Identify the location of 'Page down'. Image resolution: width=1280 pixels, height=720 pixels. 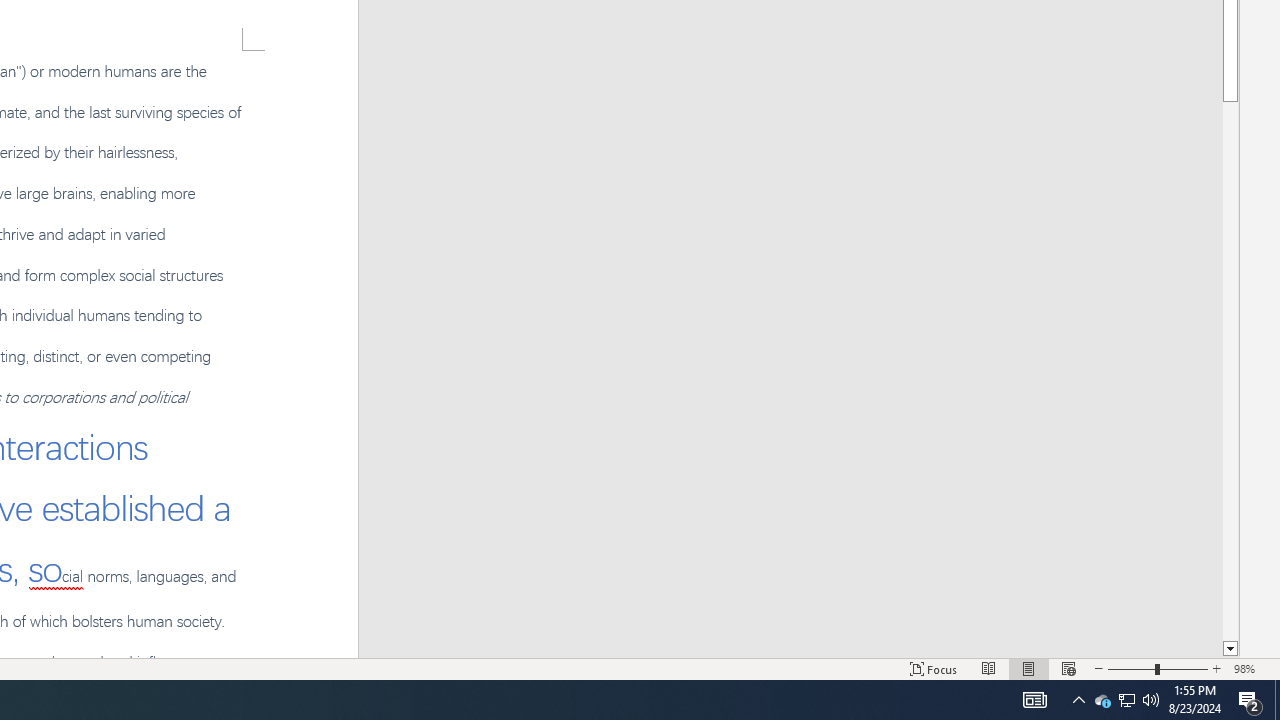
(1229, 371).